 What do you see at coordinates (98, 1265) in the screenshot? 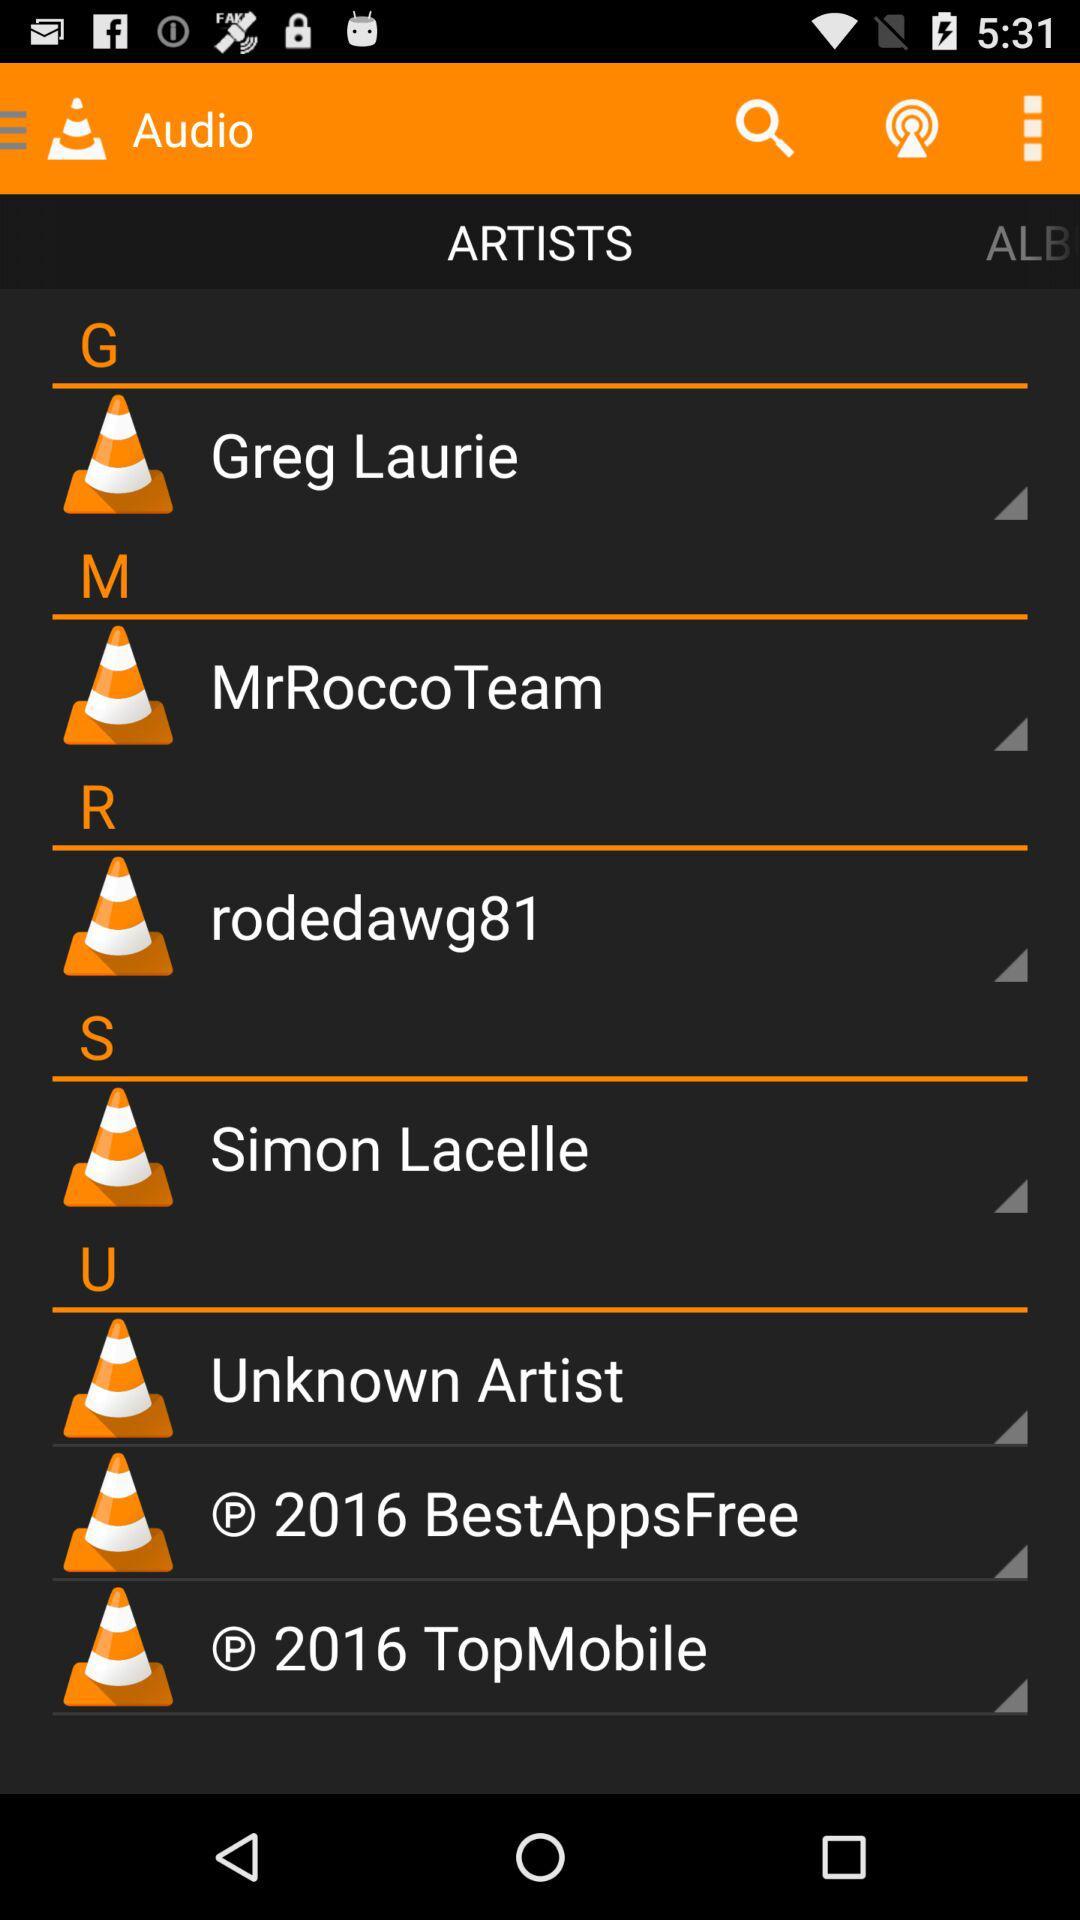
I see `the u` at bounding box center [98, 1265].